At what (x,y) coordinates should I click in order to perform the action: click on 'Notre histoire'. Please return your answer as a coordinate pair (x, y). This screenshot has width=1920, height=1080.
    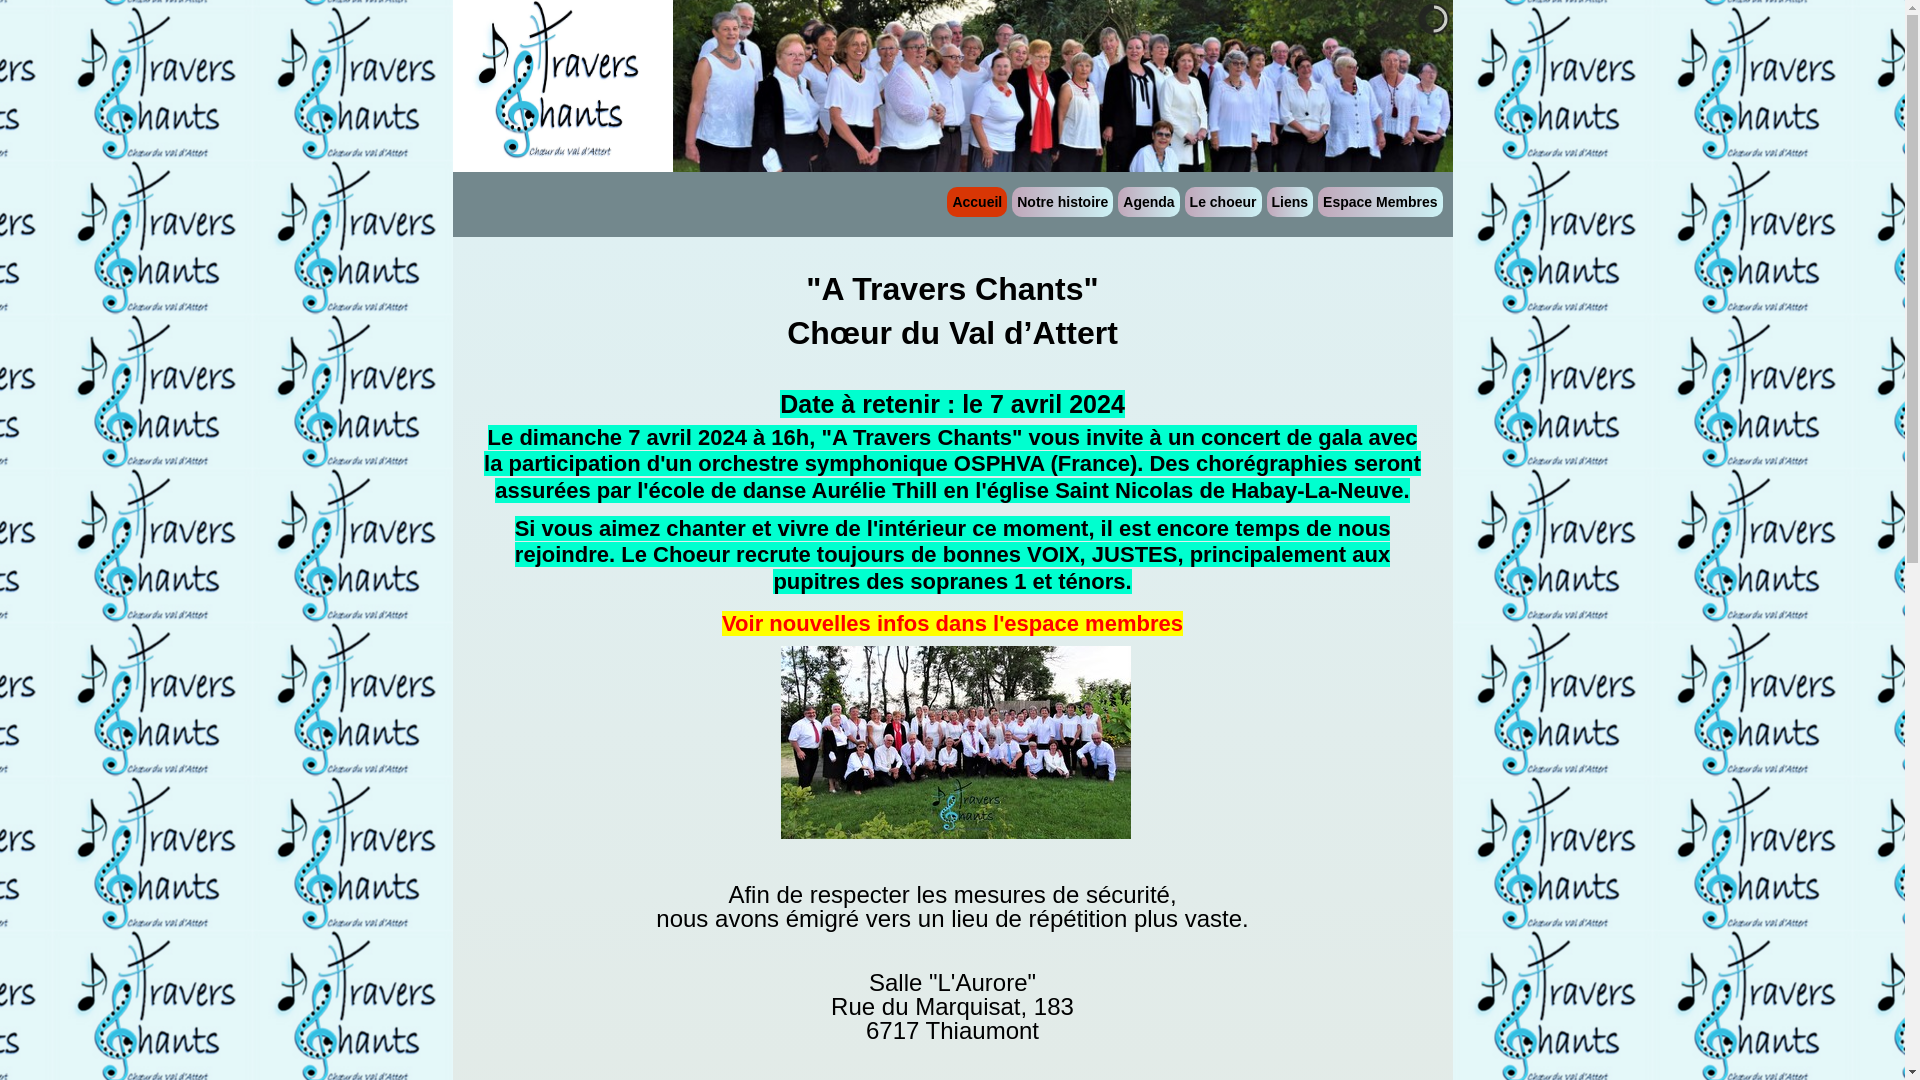
    Looking at the image, I should click on (1061, 201).